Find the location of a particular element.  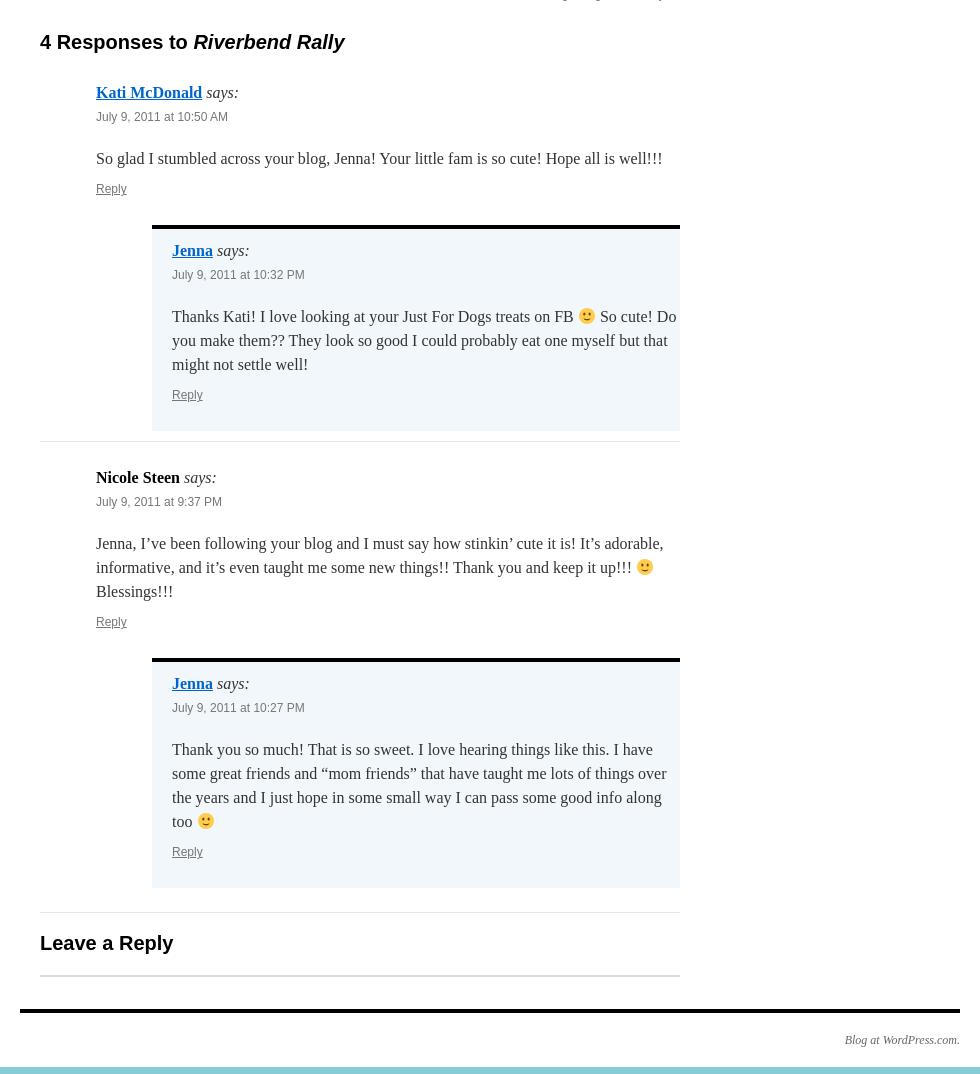

'Thanks Kati! I love looking at your Just For Dogs treats on FB' is located at coordinates (171, 316).